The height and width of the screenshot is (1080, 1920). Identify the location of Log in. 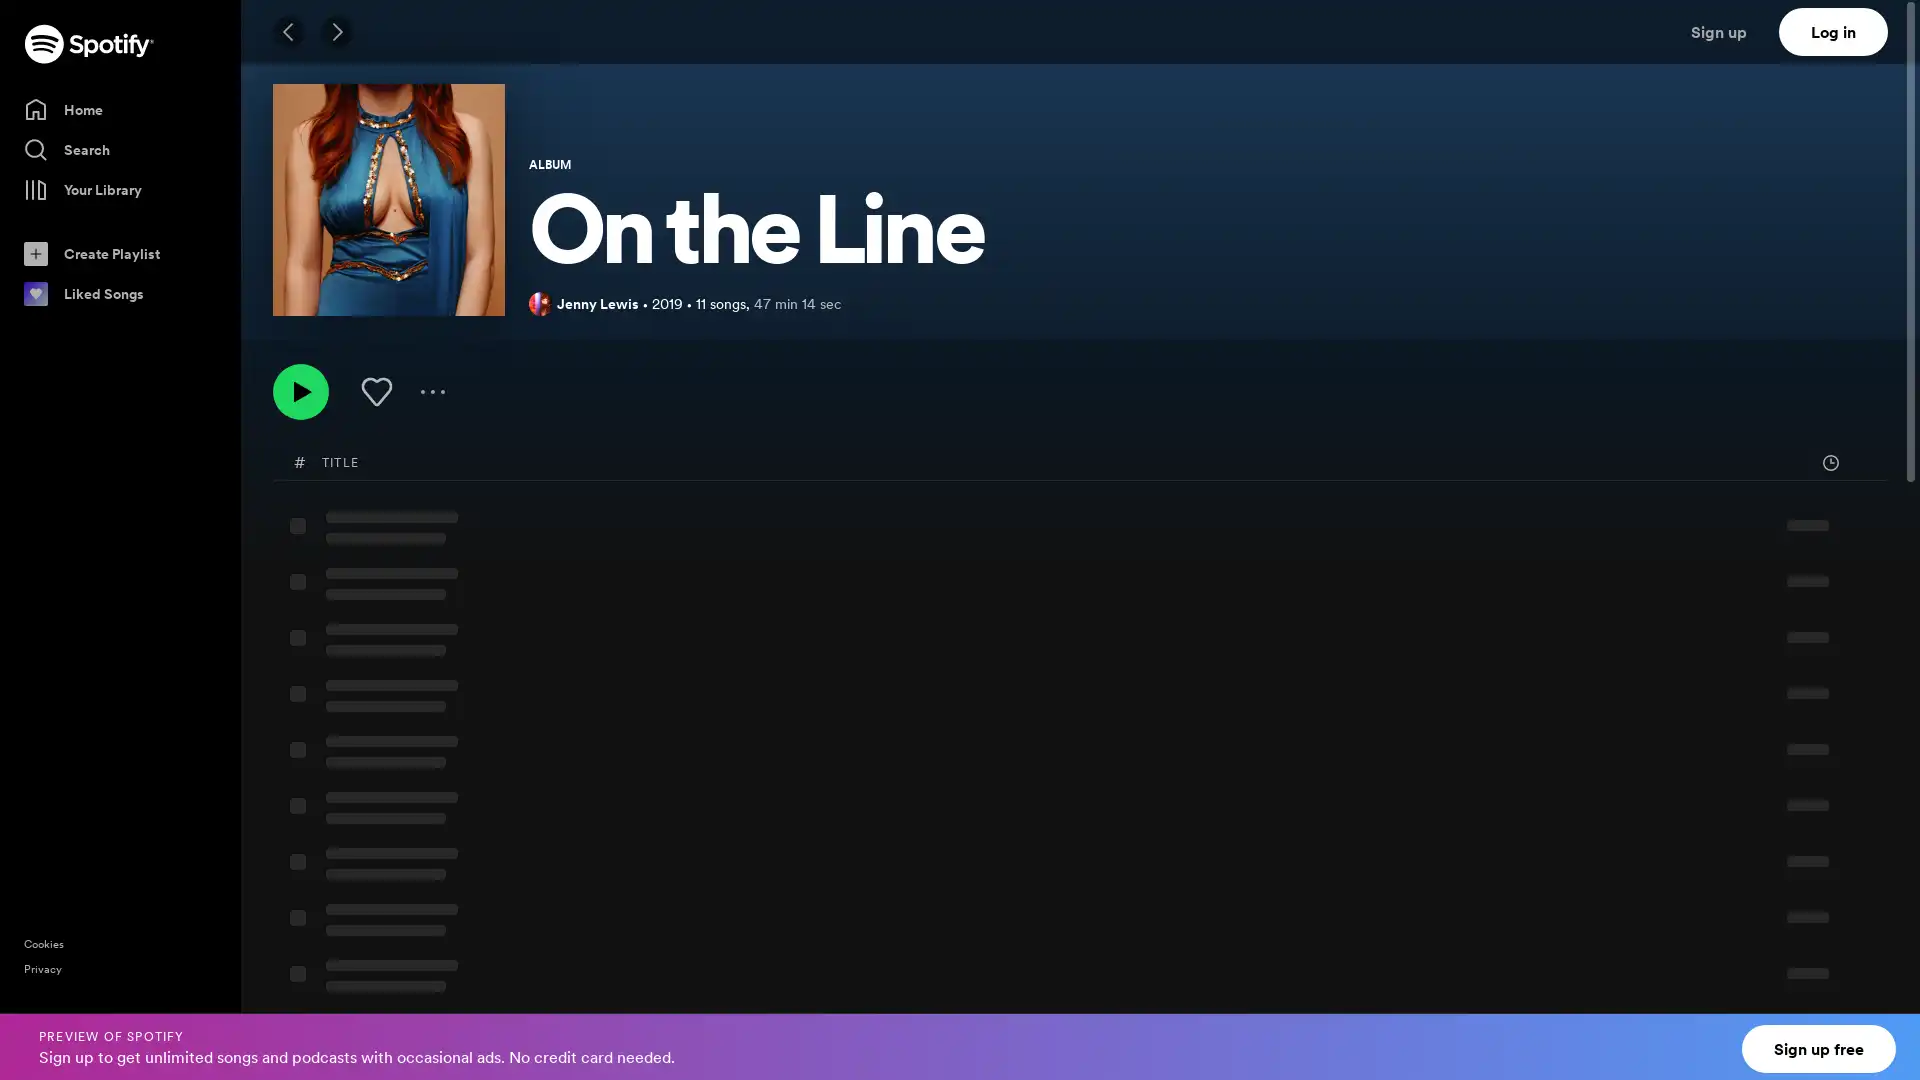
(1833, 31).